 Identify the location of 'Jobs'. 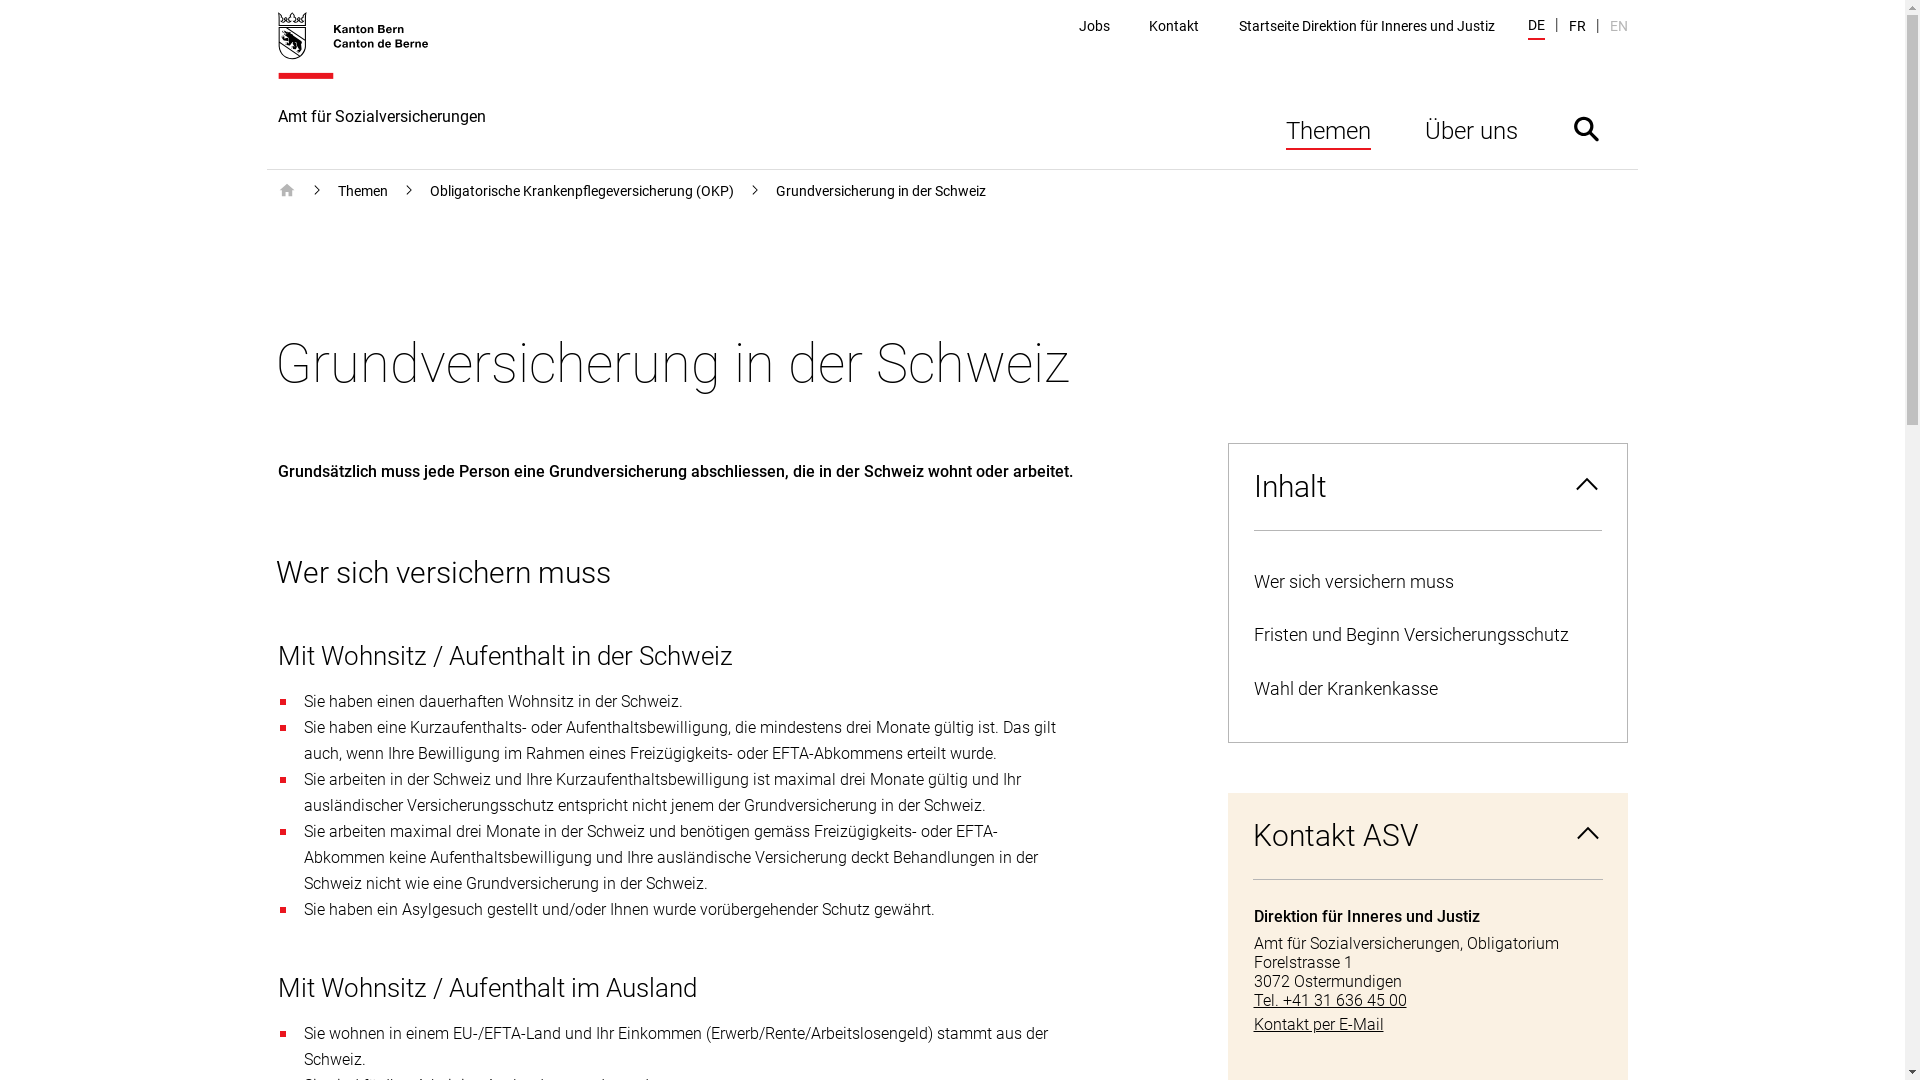
(1078, 26).